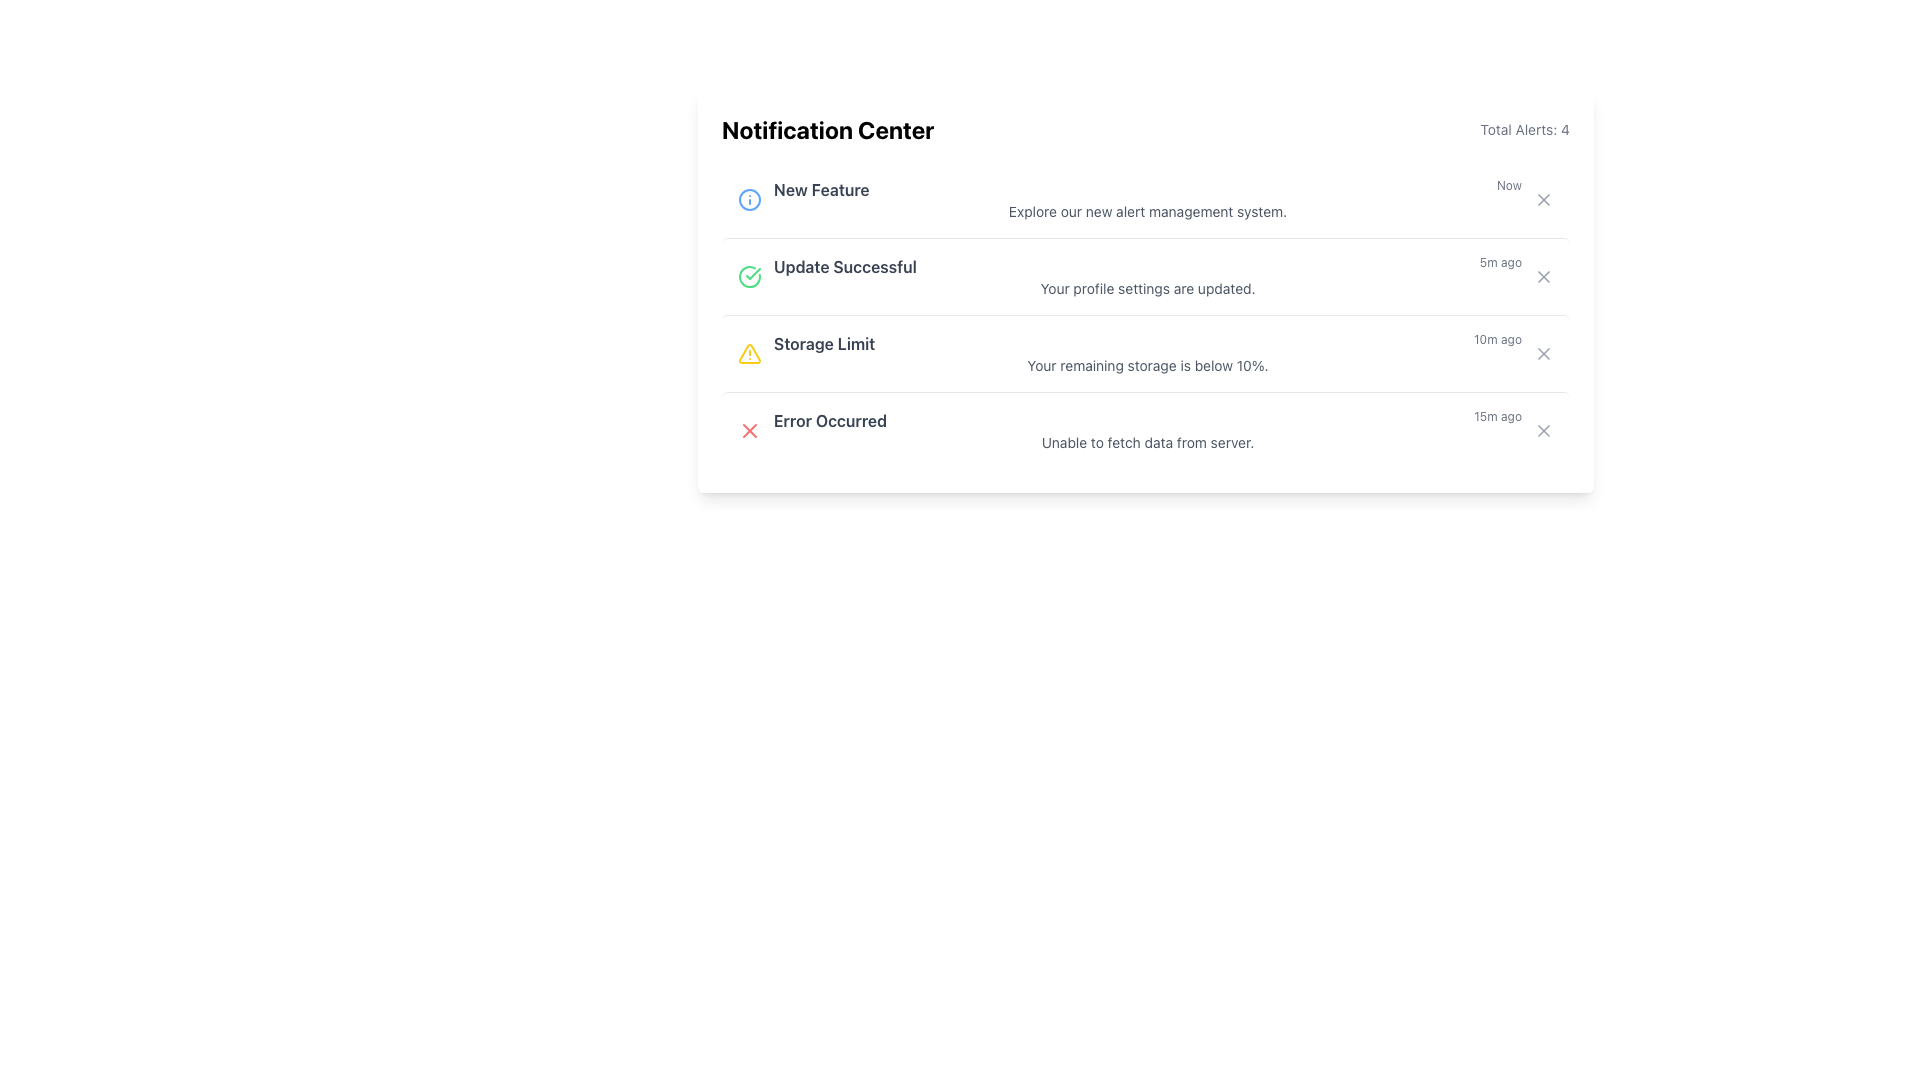 The height and width of the screenshot is (1080, 1920). What do you see at coordinates (1147, 442) in the screenshot?
I see `the text element that reads 'Unable to fetch data from server.' which is styled with a small gray font and located beneath the heading 'Error Occurred' in the fourth notification entry` at bounding box center [1147, 442].